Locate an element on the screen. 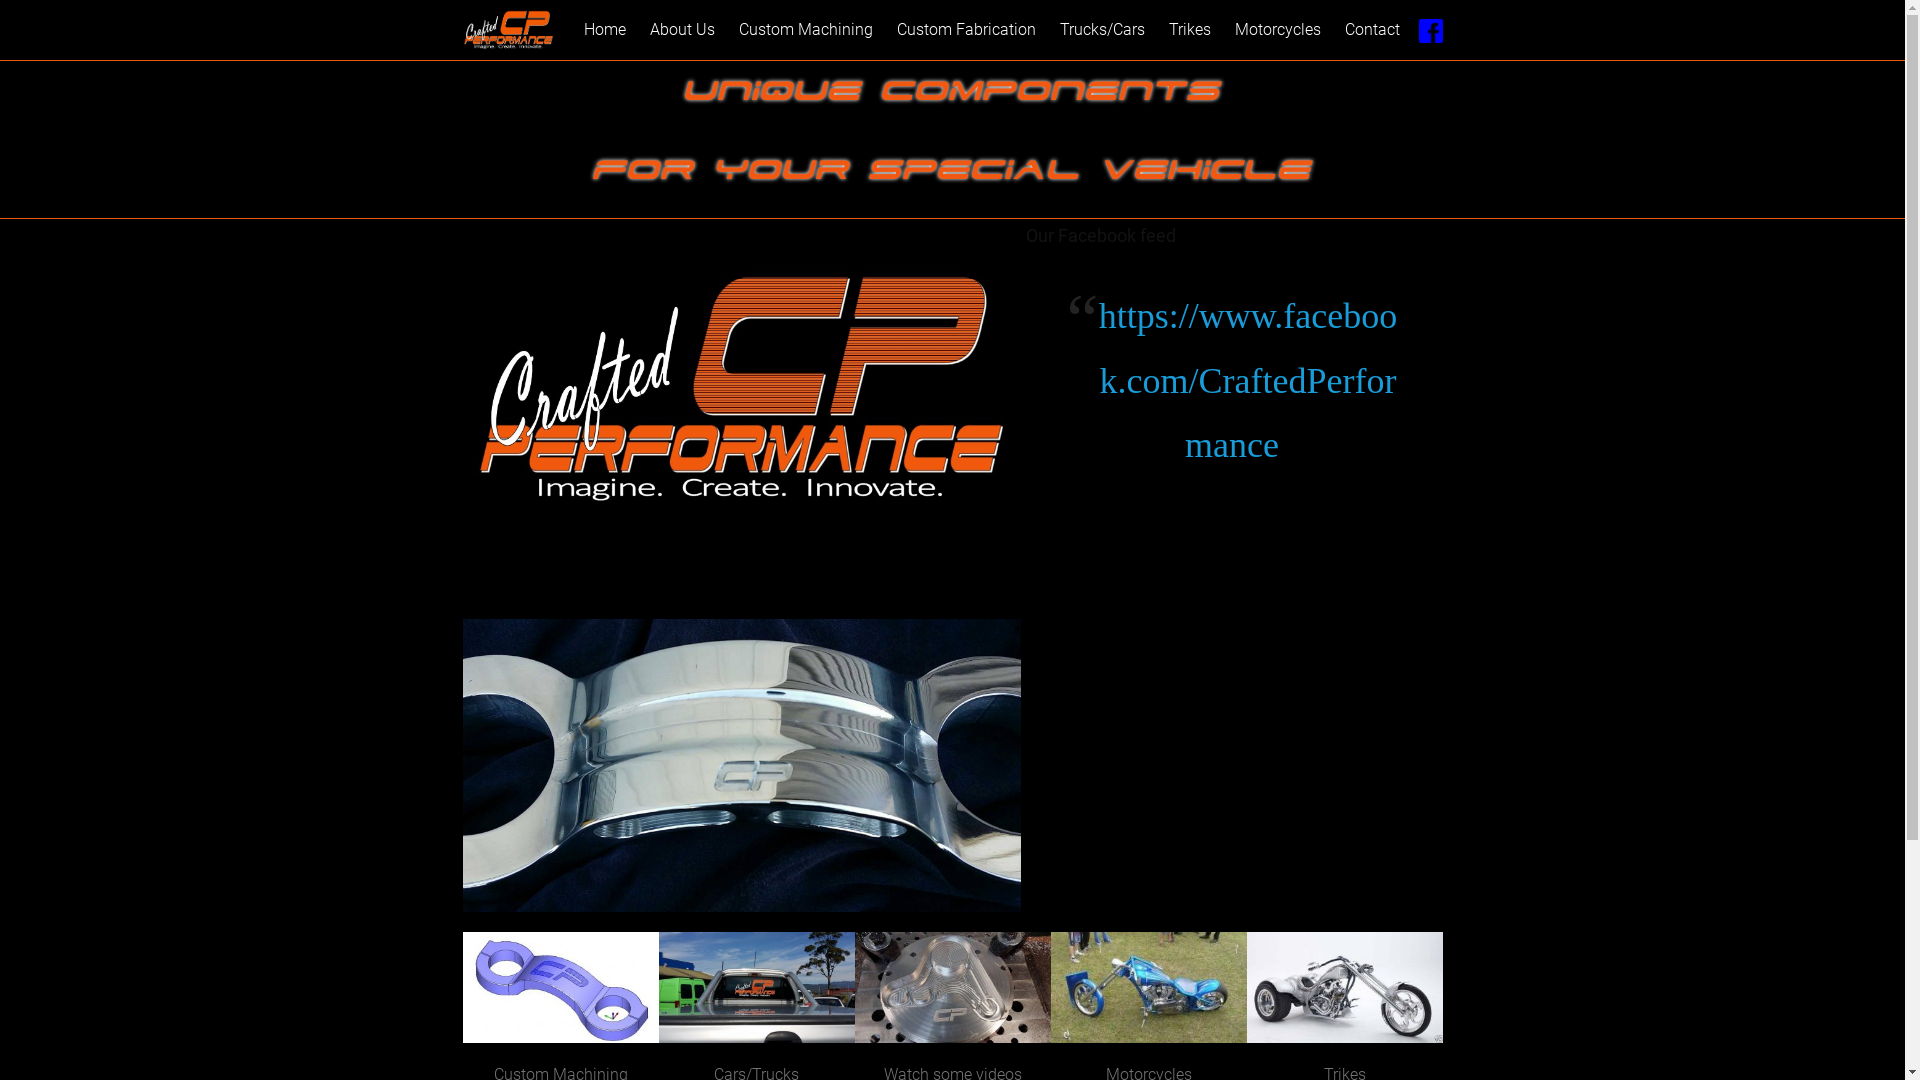 This screenshot has height=1080, width=1920. 'Custom Fabrication' is located at coordinates (966, 30).